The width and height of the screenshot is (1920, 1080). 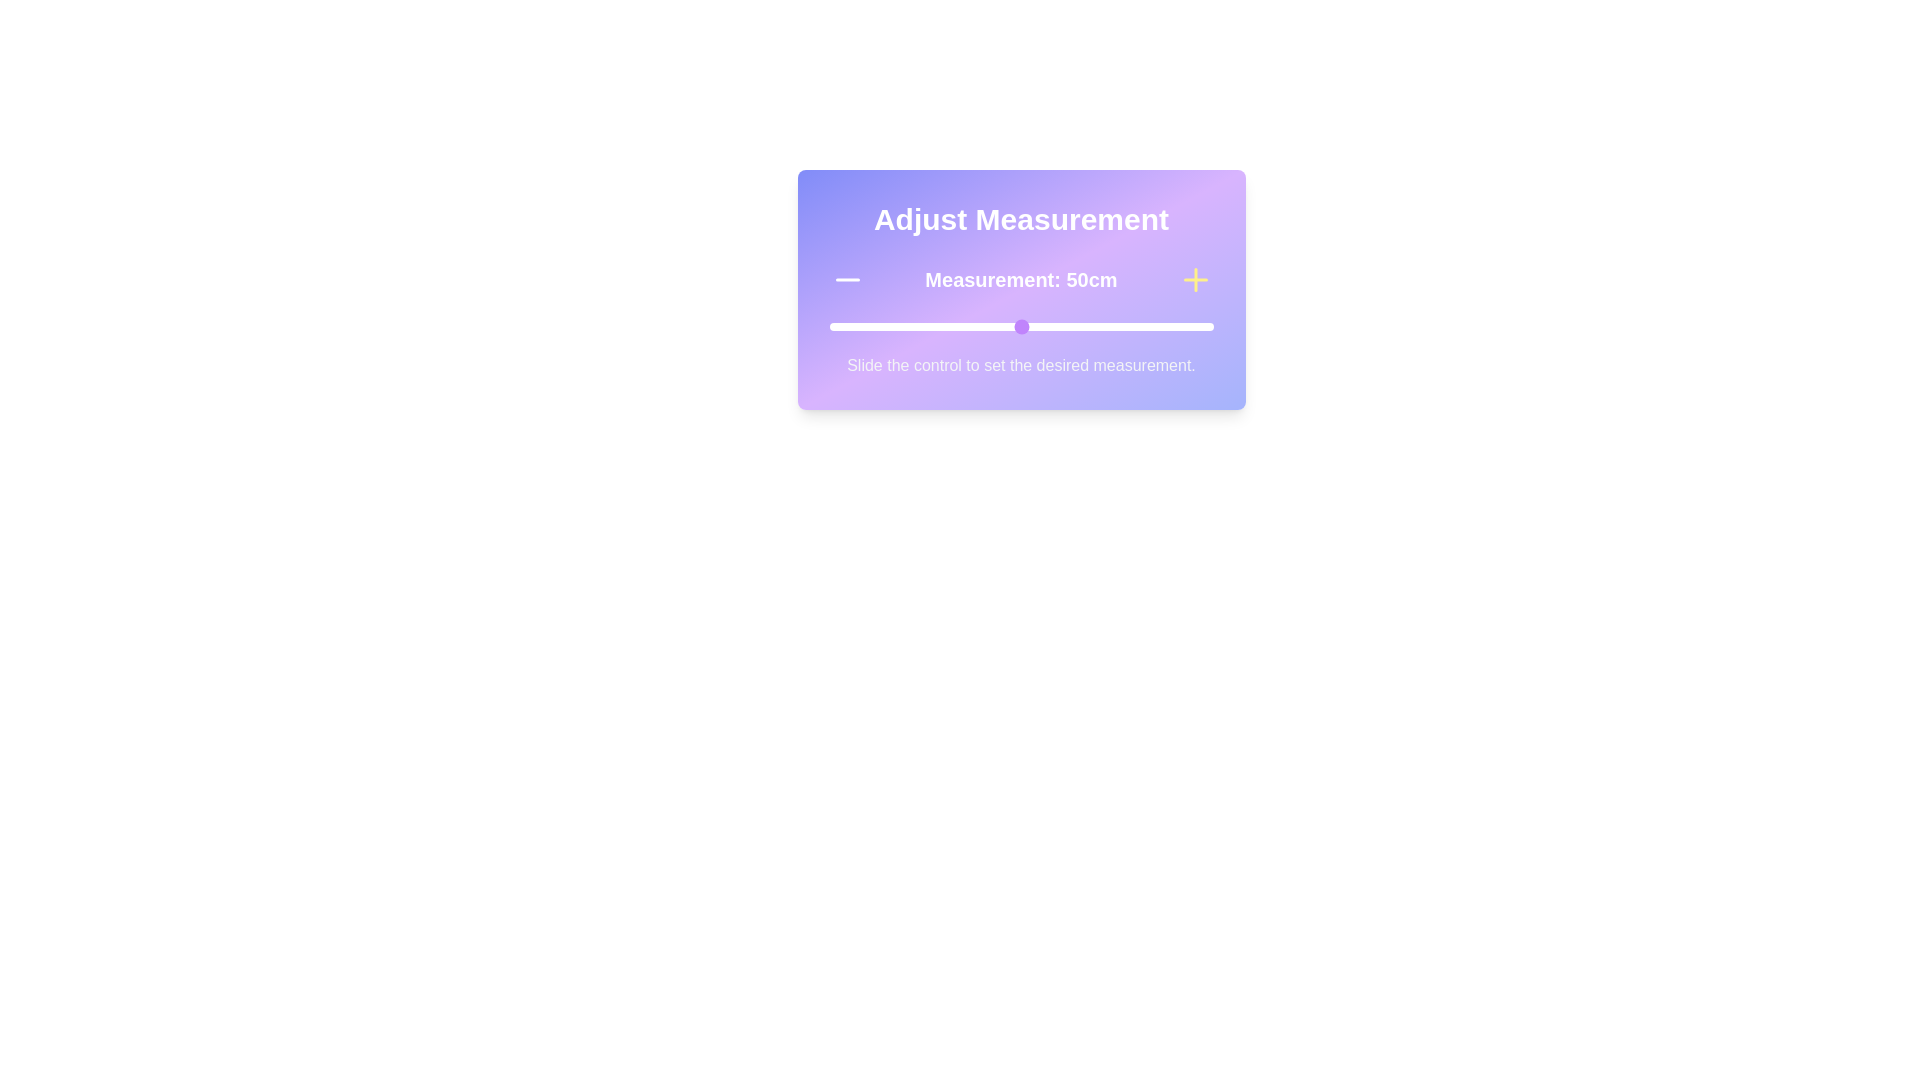 What do you see at coordinates (1195, 280) in the screenshot?
I see `plus button to increase the measurement` at bounding box center [1195, 280].